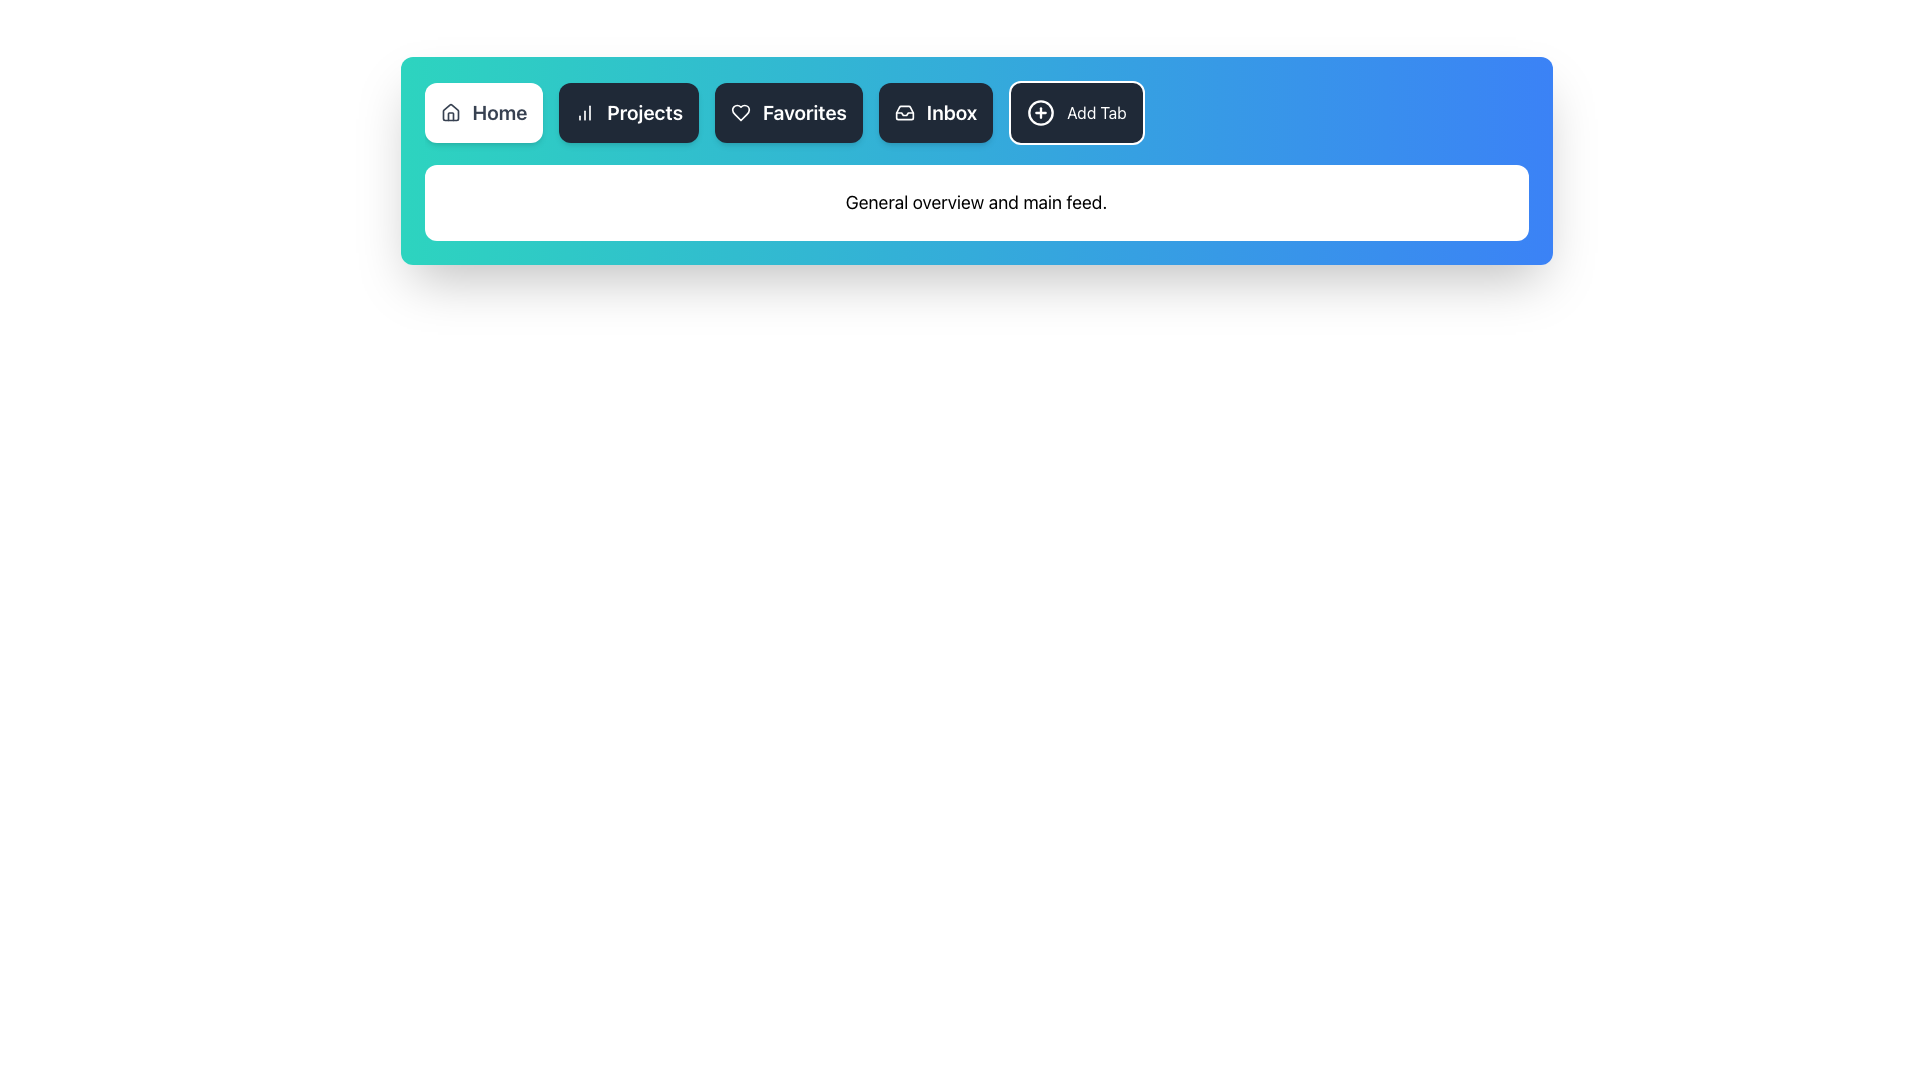 This screenshot has height=1080, width=1920. Describe the element at coordinates (739, 112) in the screenshot. I see `the 'Favorites' icon located on the left side of the 'Favorites' label in the main navigation bar` at that location.